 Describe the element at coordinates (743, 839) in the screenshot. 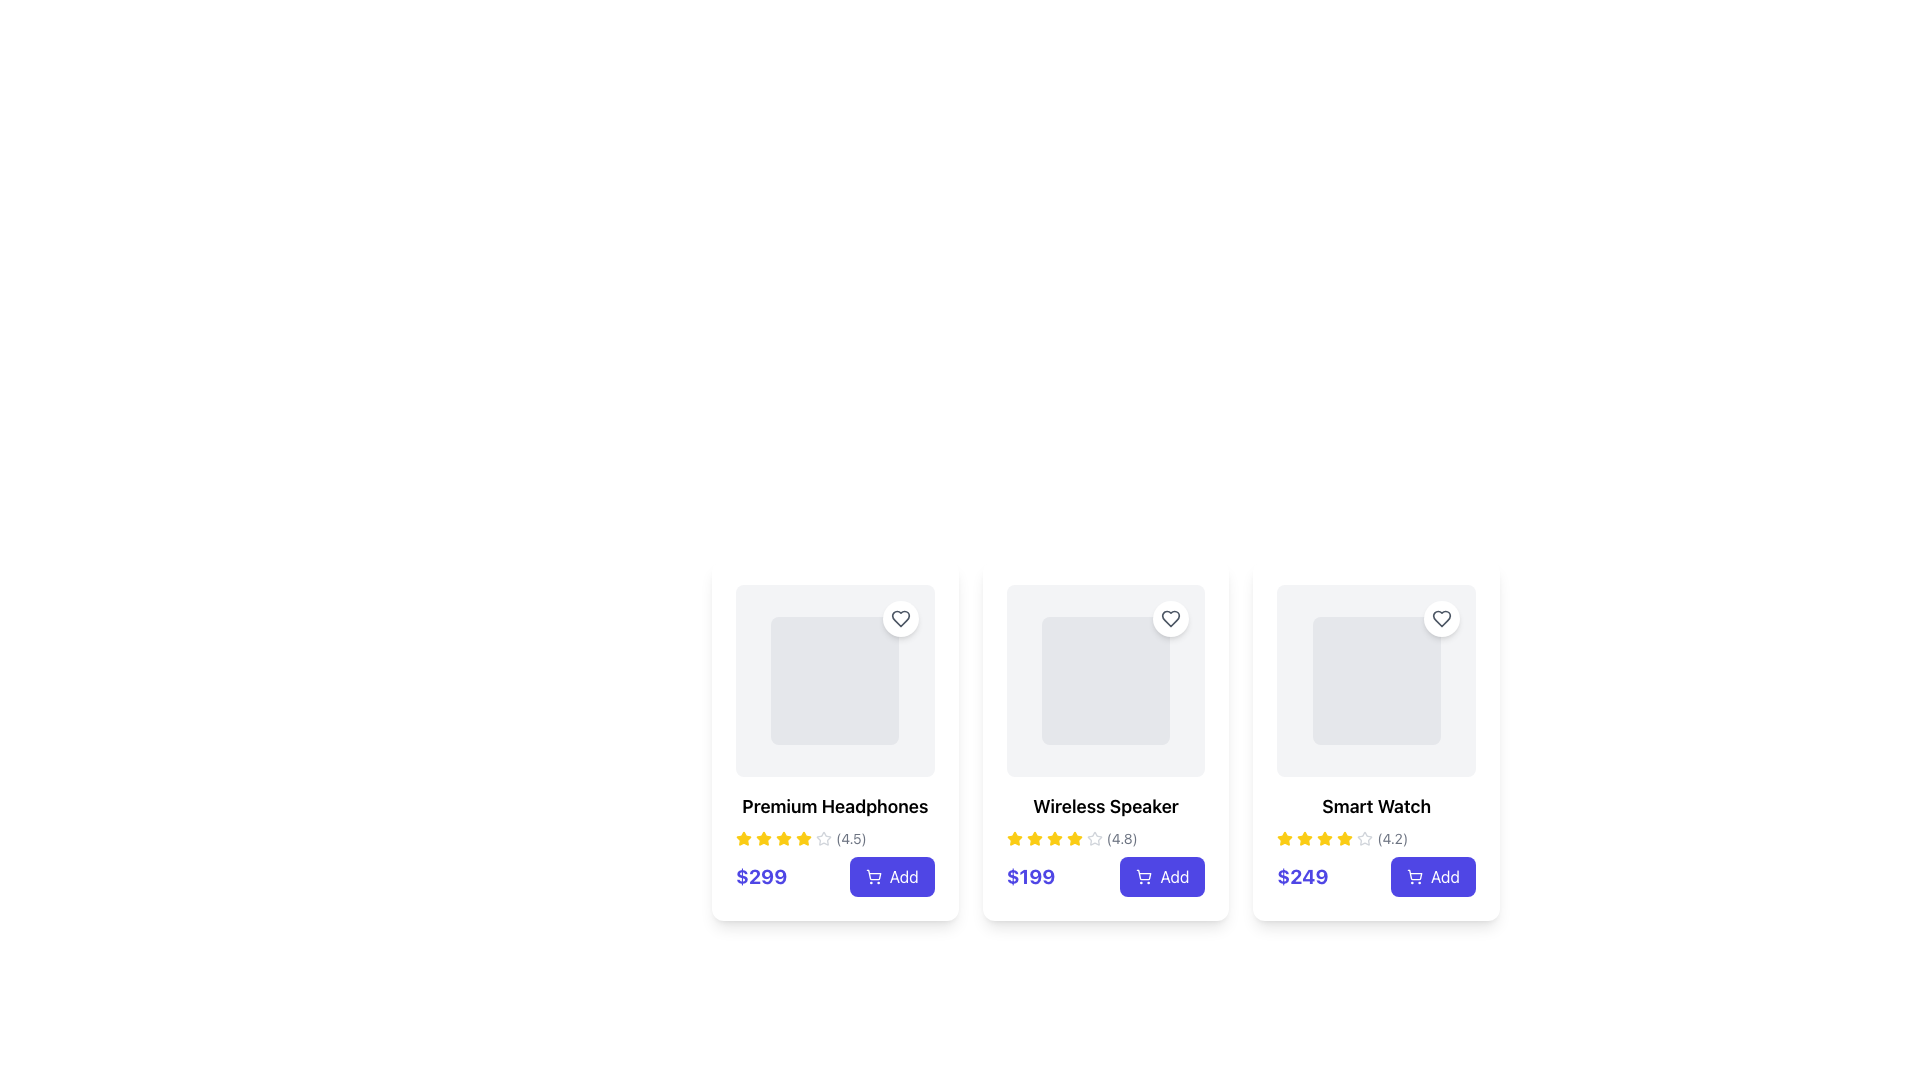

I see `the first star icon of the 5-star rating system below the product title 'Premium Headphones' to indicate feedback` at that location.